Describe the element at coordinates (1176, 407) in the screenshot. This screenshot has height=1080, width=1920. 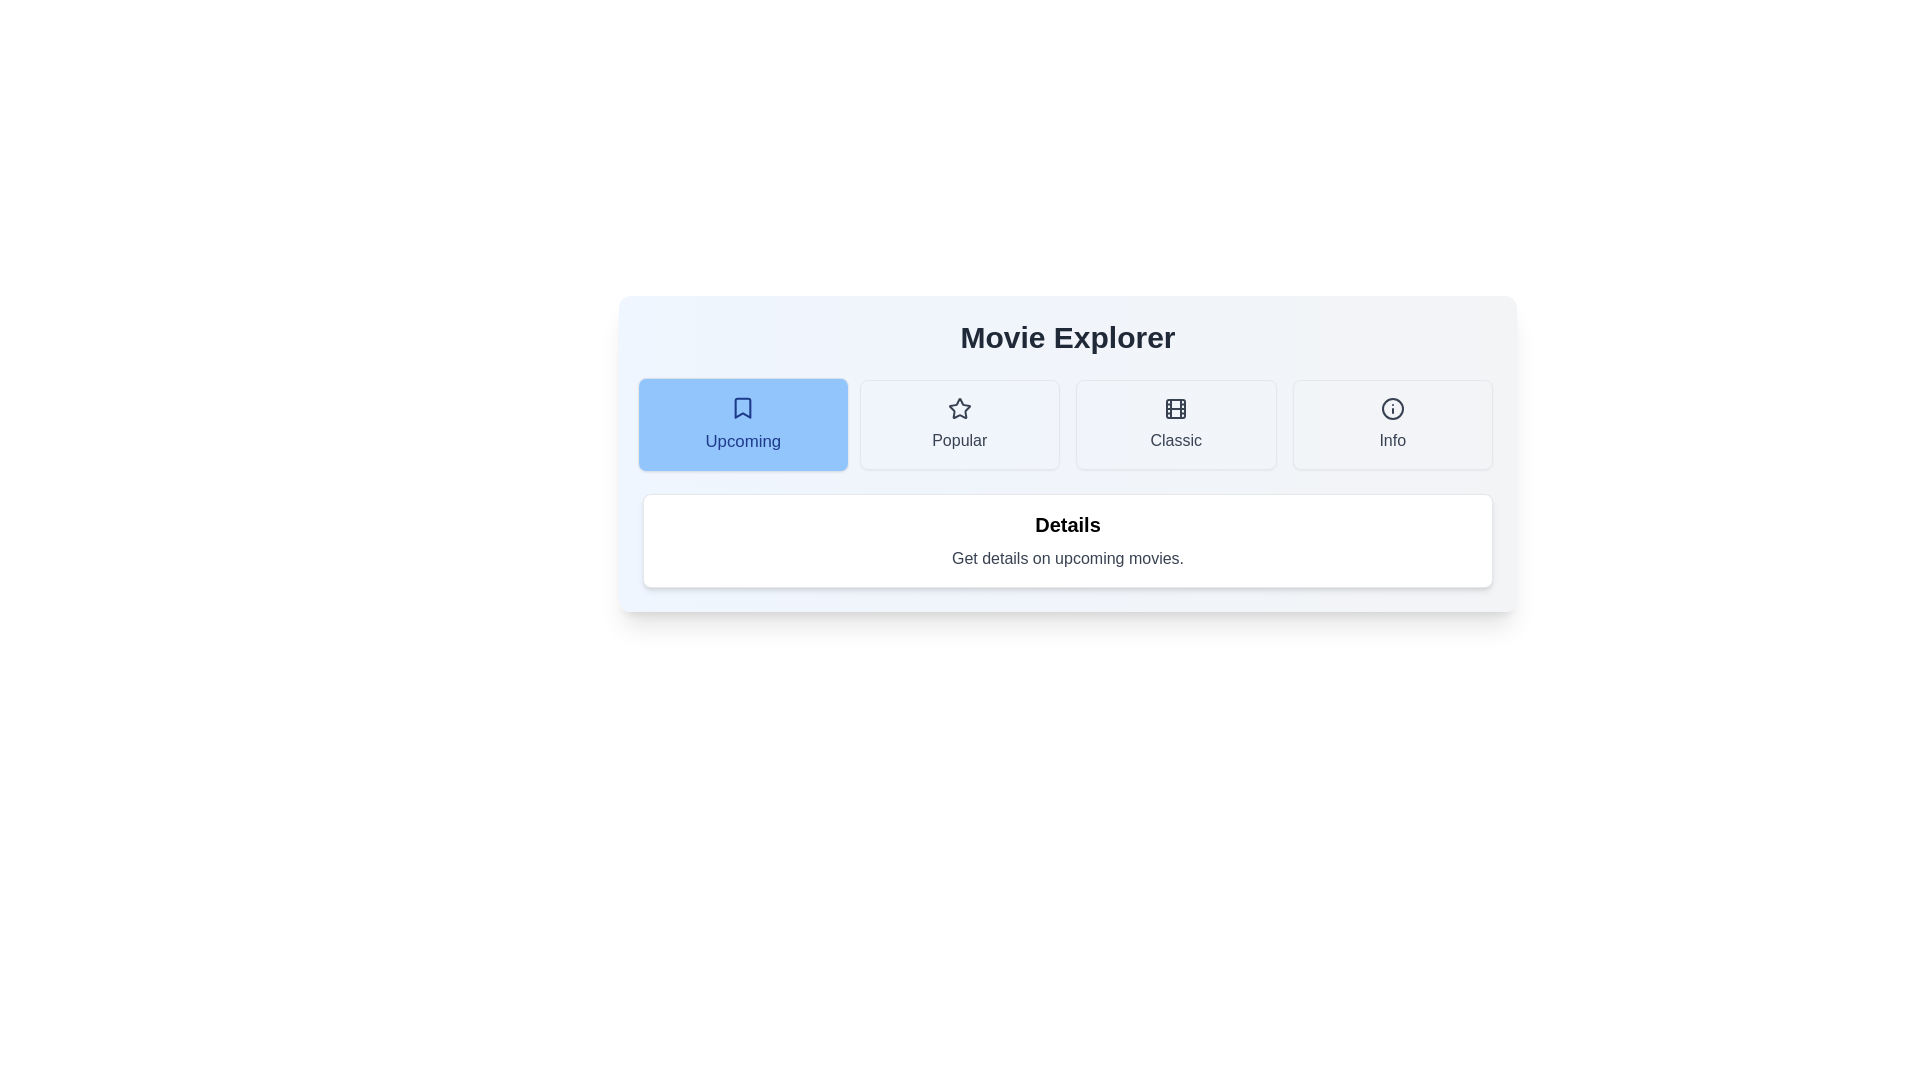
I see `the film reel icon in the 'Classic' category` at that location.